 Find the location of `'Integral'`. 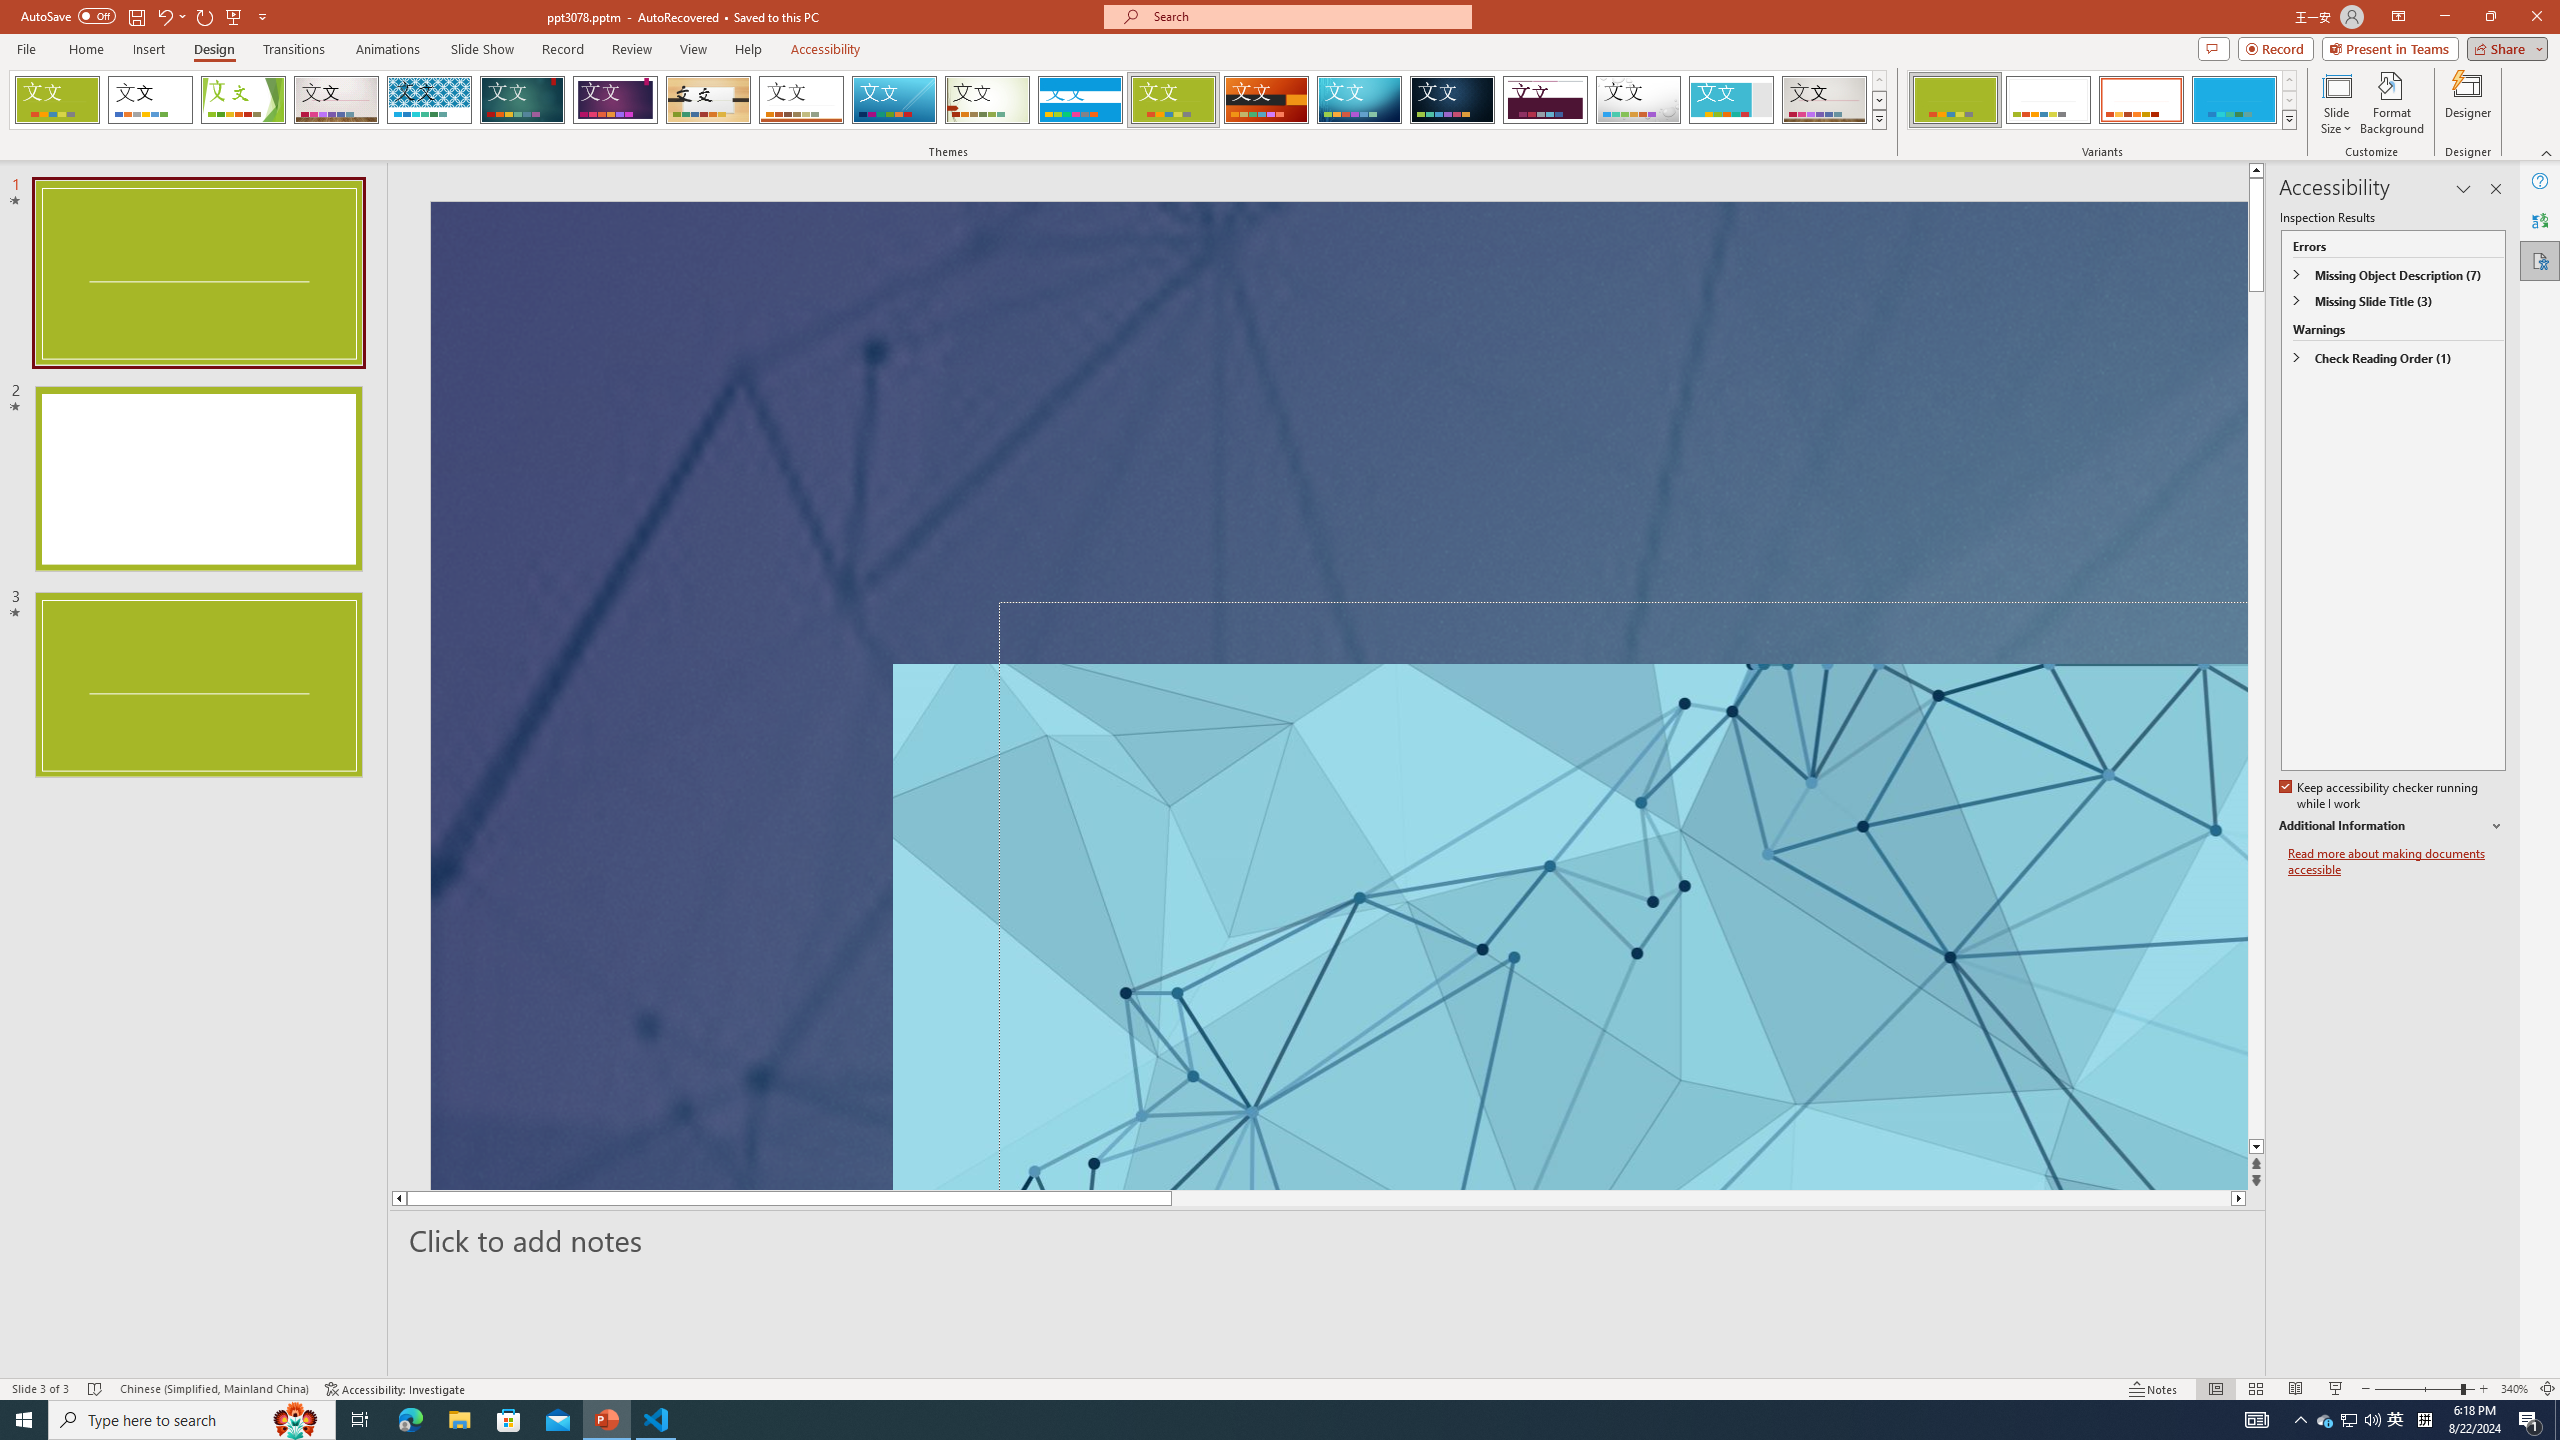

'Integral' is located at coordinates (429, 99).